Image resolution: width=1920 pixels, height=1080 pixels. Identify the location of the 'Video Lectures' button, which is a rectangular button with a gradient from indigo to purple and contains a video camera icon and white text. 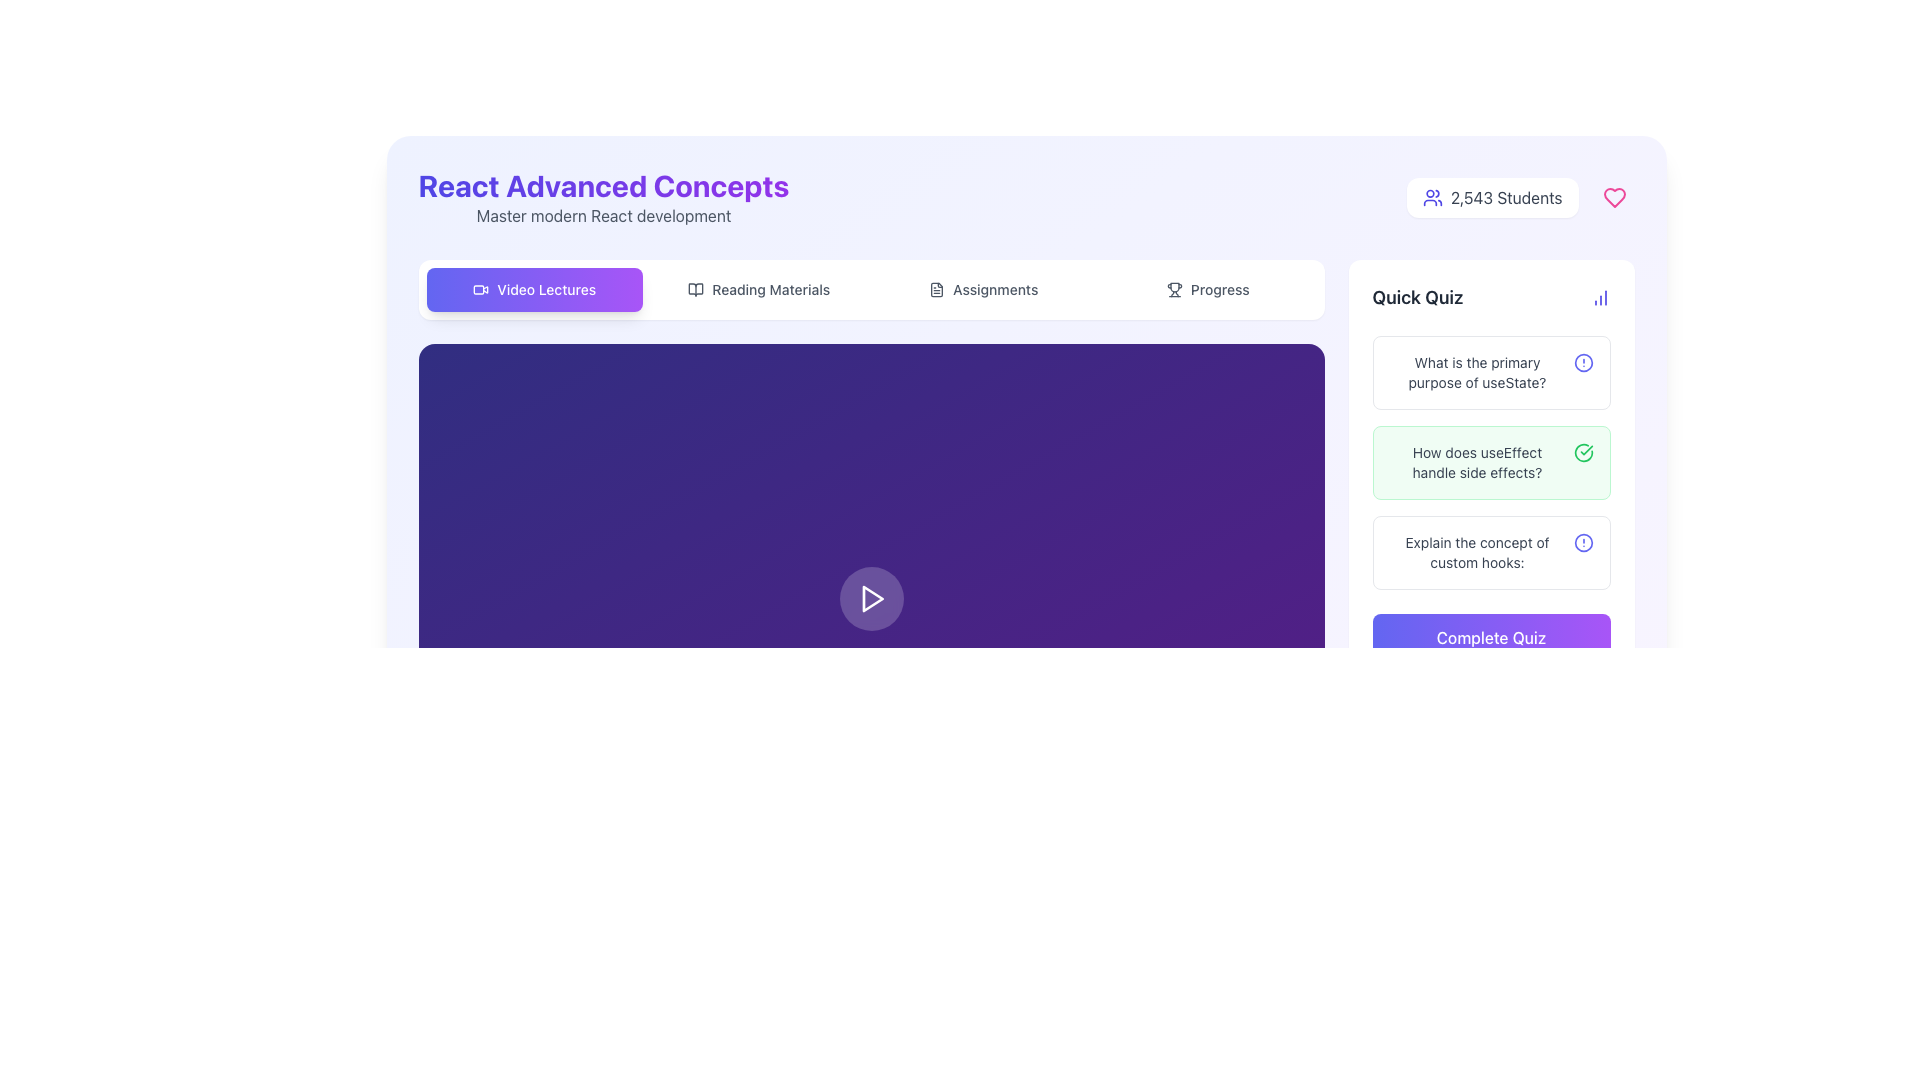
(534, 289).